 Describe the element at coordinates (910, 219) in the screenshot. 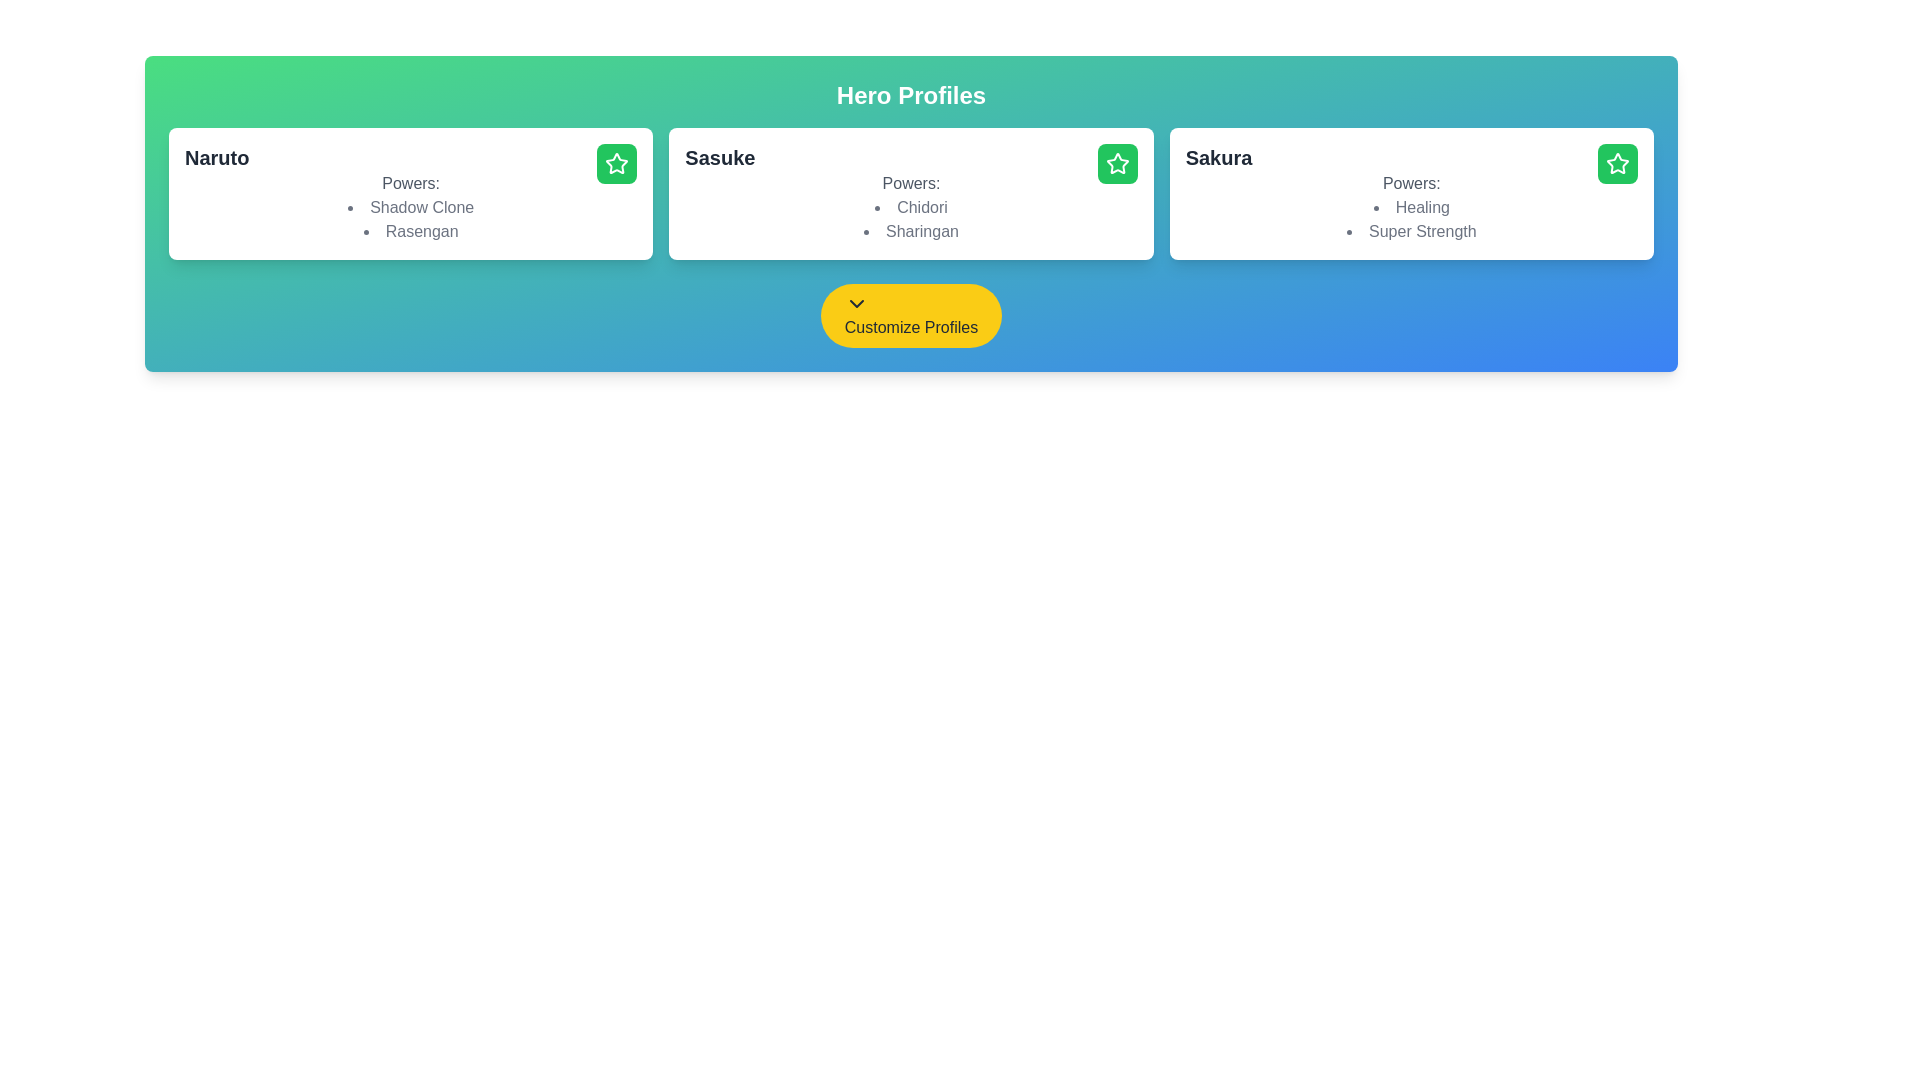

I see `the bulleted list containing 'Chidori' and 'Sharingan' in the profile card for 'Sasuke', located beneath the heading 'Powers:'` at that location.